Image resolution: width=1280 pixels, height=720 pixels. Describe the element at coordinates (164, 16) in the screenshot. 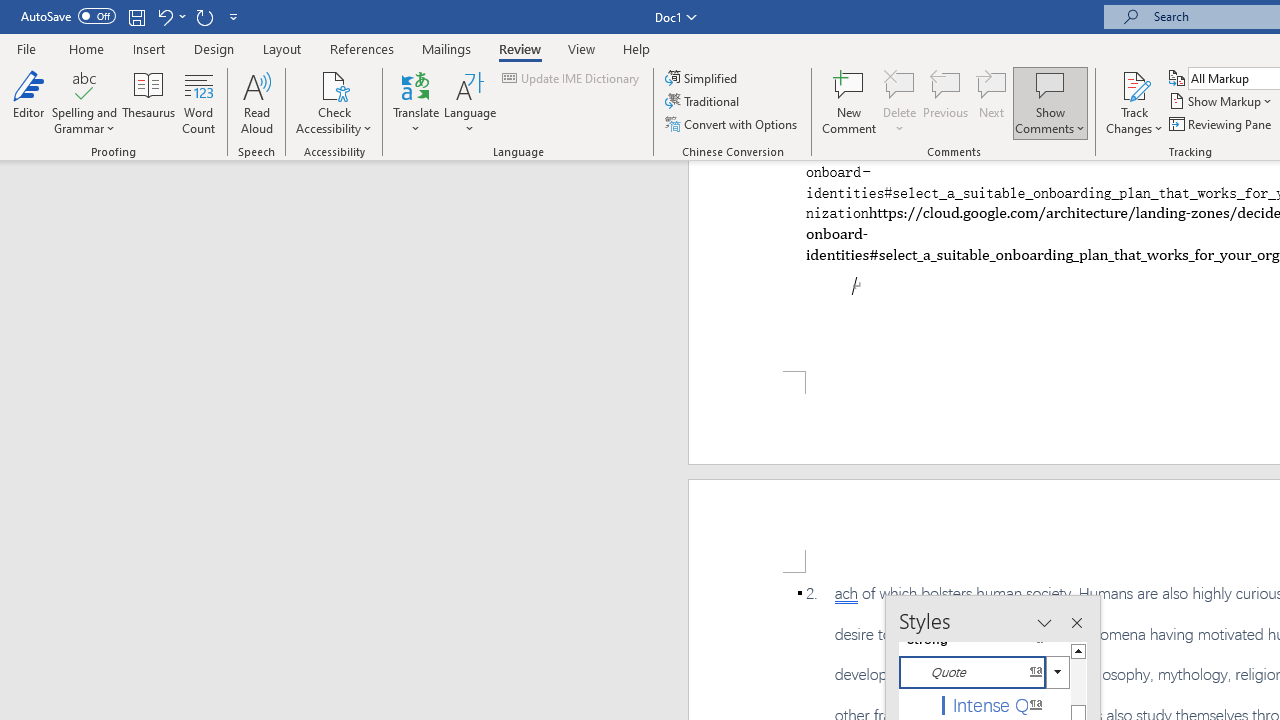

I see `'Undo Style'` at that location.